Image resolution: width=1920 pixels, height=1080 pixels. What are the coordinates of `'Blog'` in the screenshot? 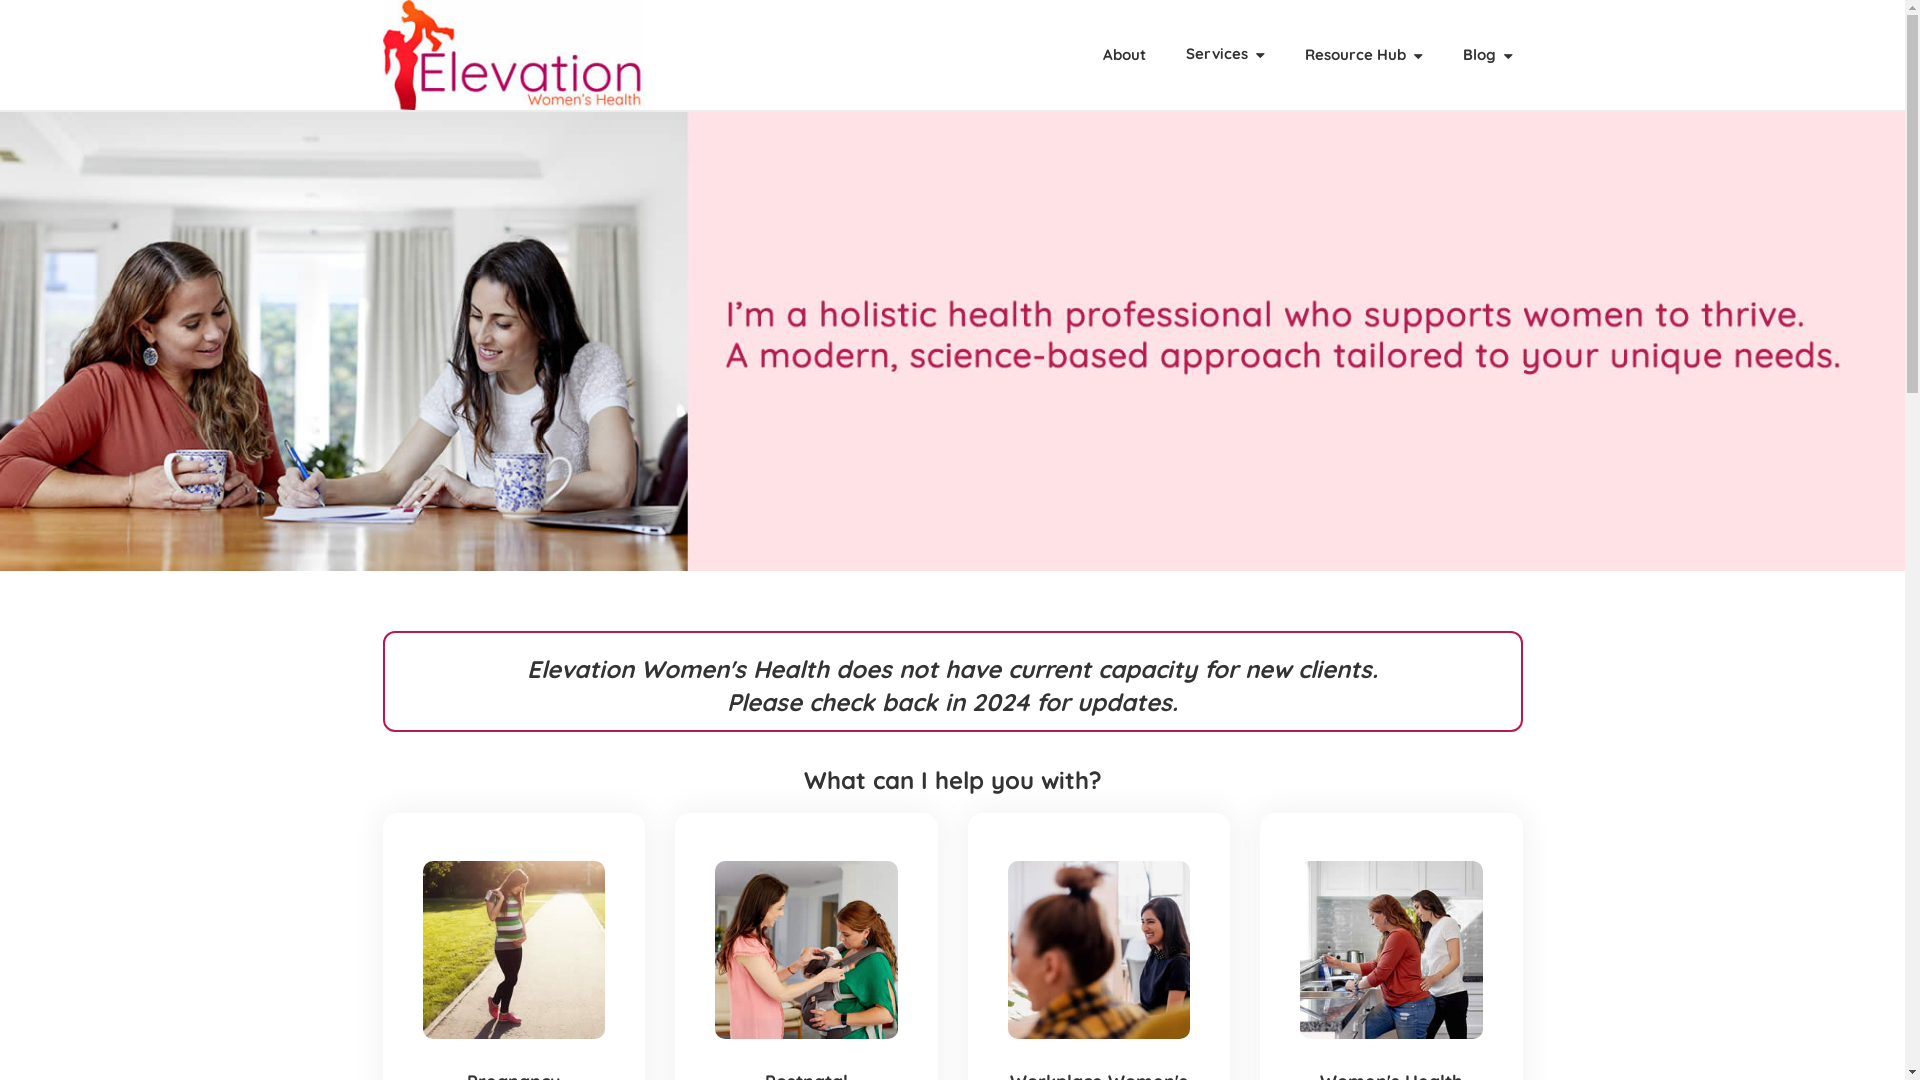 It's located at (1487, 53).